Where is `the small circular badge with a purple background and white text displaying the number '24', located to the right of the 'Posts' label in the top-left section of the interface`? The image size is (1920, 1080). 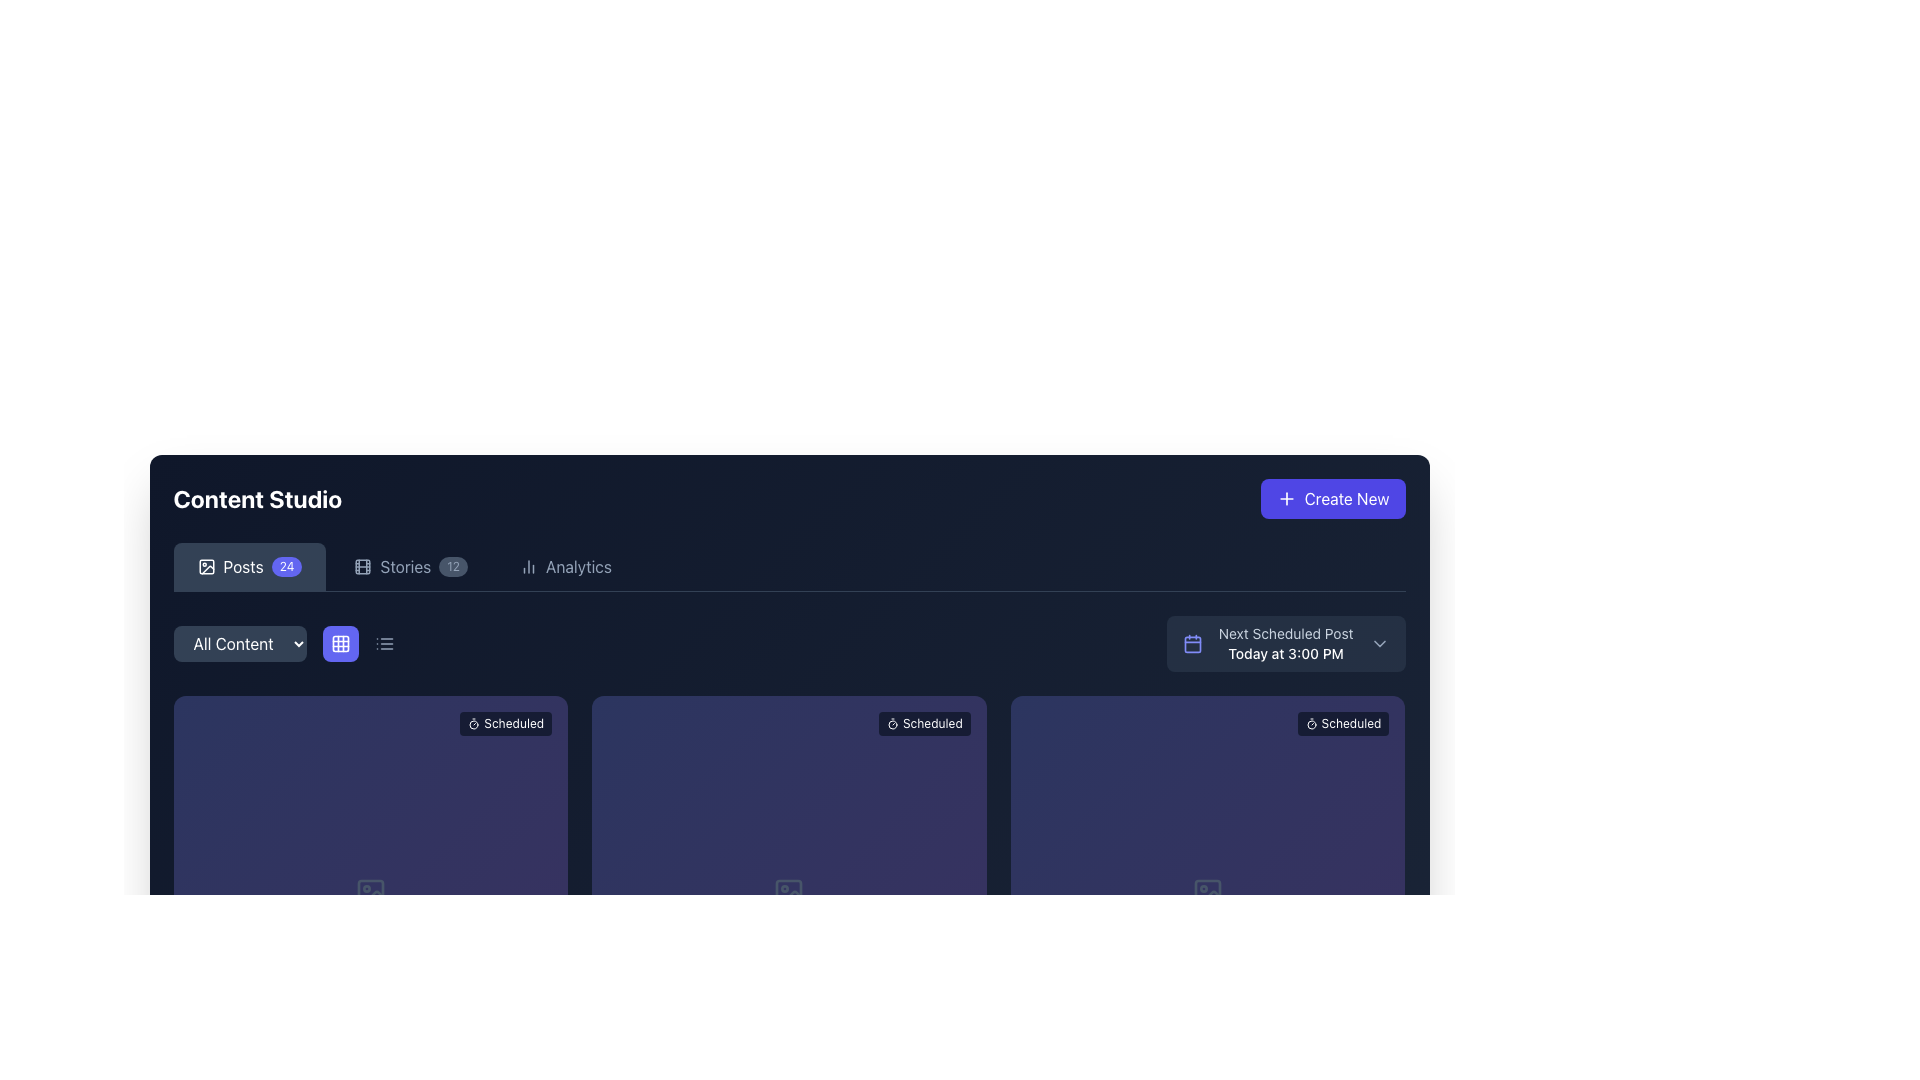
the small circular badge with a purple background and white text displaying the number '24', located to the right of the 'Posts' label in the top-left section of the interface is located at coordinates (286, 567).